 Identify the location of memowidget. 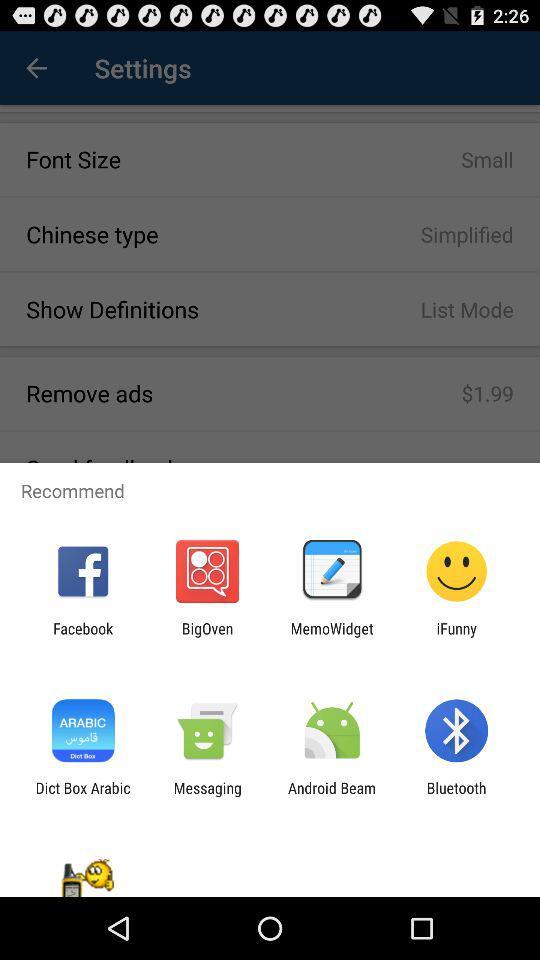
(332, 636).